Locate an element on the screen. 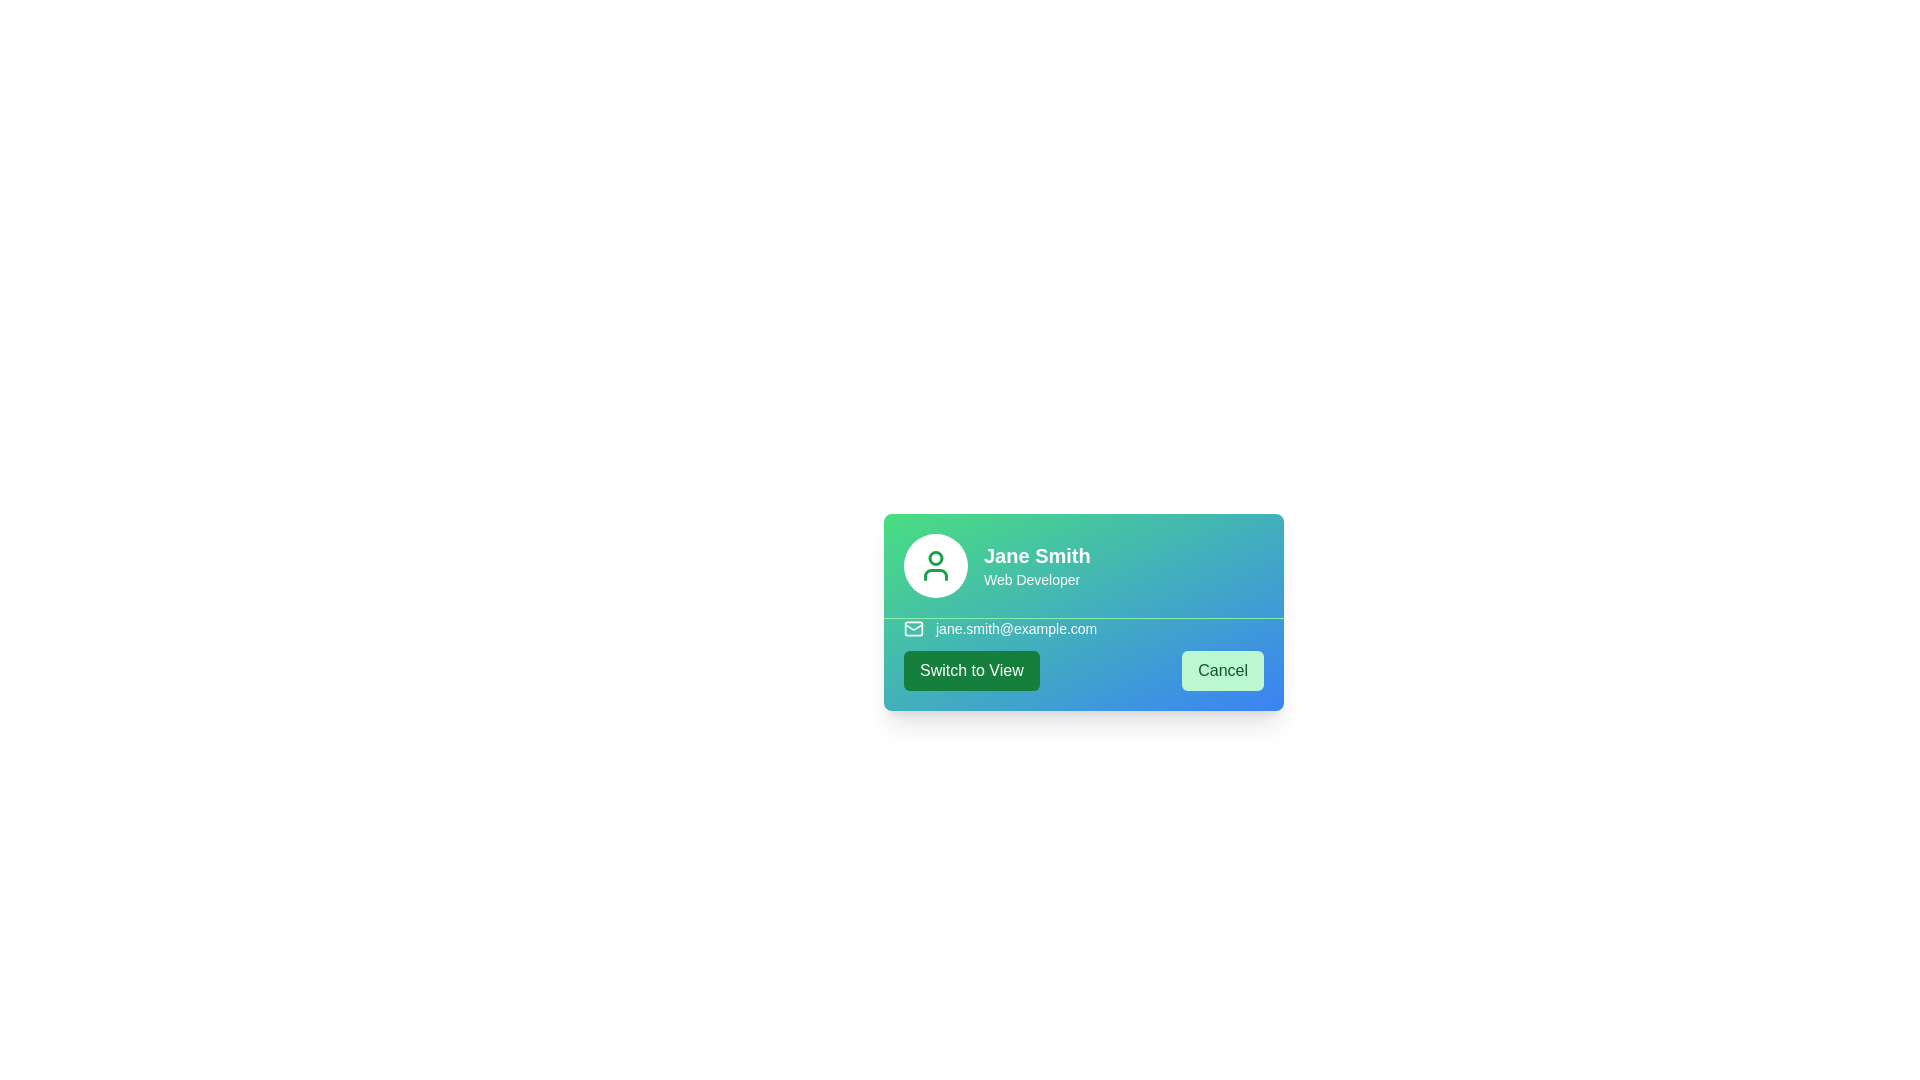 This screenshot has width=1920, height=1080. the envelope body element within the email icon, which visually represents mail communication and is located just above the email address text on the user profile card is located at coordinates (912, 627).